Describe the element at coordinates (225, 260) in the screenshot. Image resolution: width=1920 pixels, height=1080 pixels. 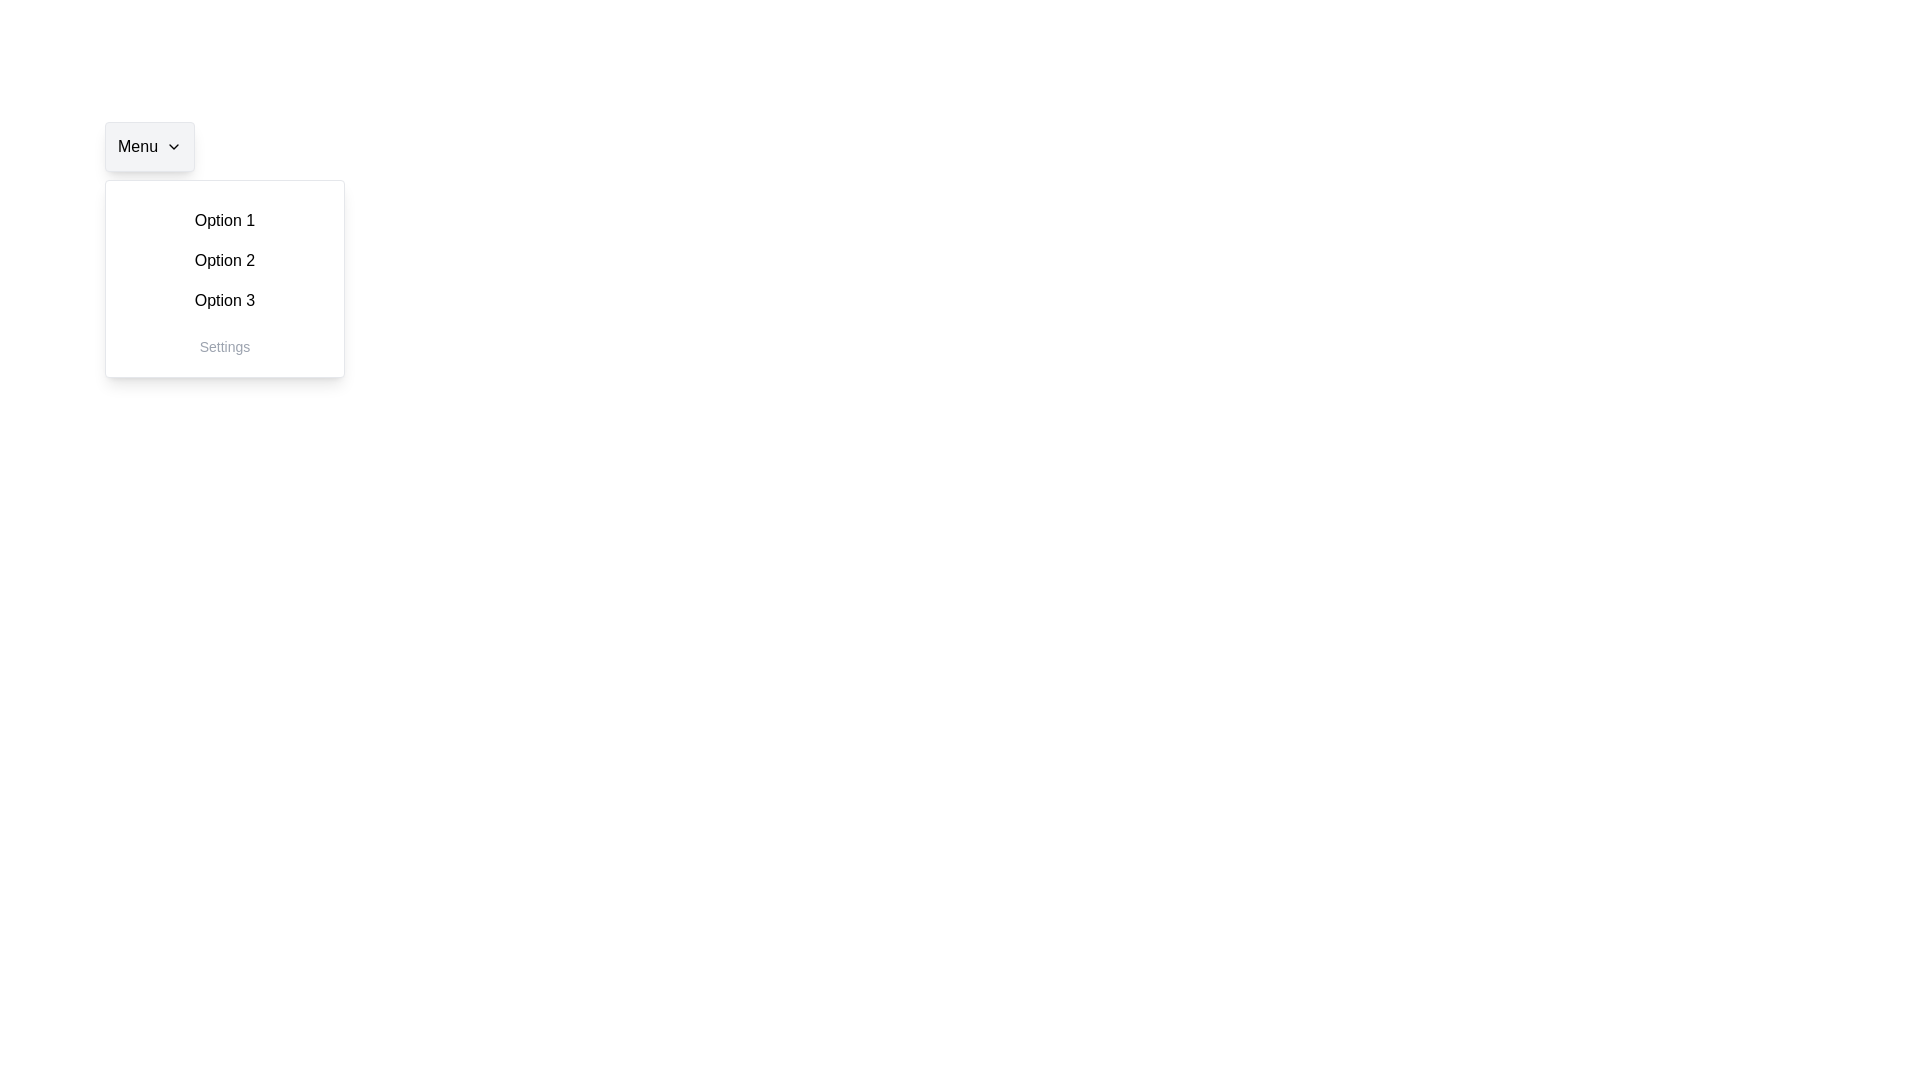
I see `one of the options in the List of text items located in the dropdown menu under the 'Menu' button` at that location.